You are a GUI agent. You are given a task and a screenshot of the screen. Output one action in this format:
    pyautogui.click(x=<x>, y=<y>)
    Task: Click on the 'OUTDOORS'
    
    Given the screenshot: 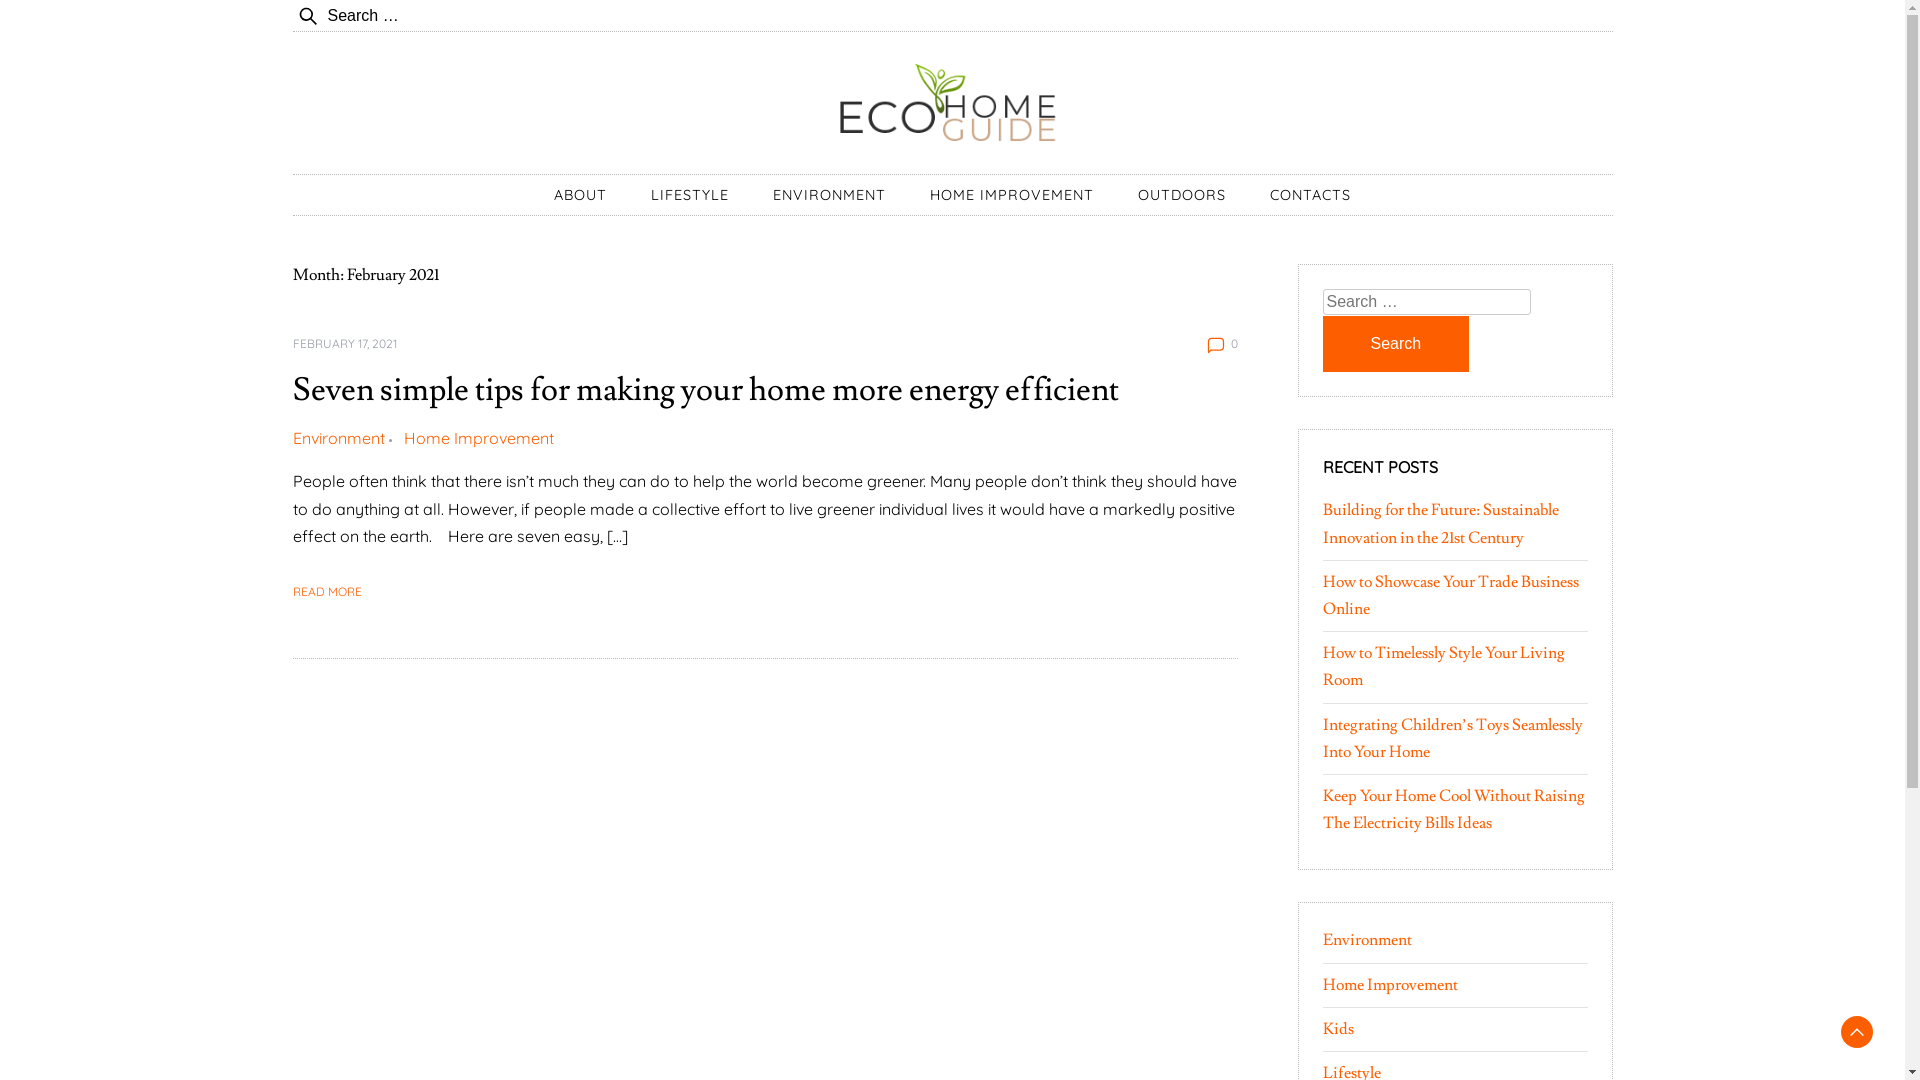 What is the action you would take?
    pyautogui.click(x=1117, y=195)
    